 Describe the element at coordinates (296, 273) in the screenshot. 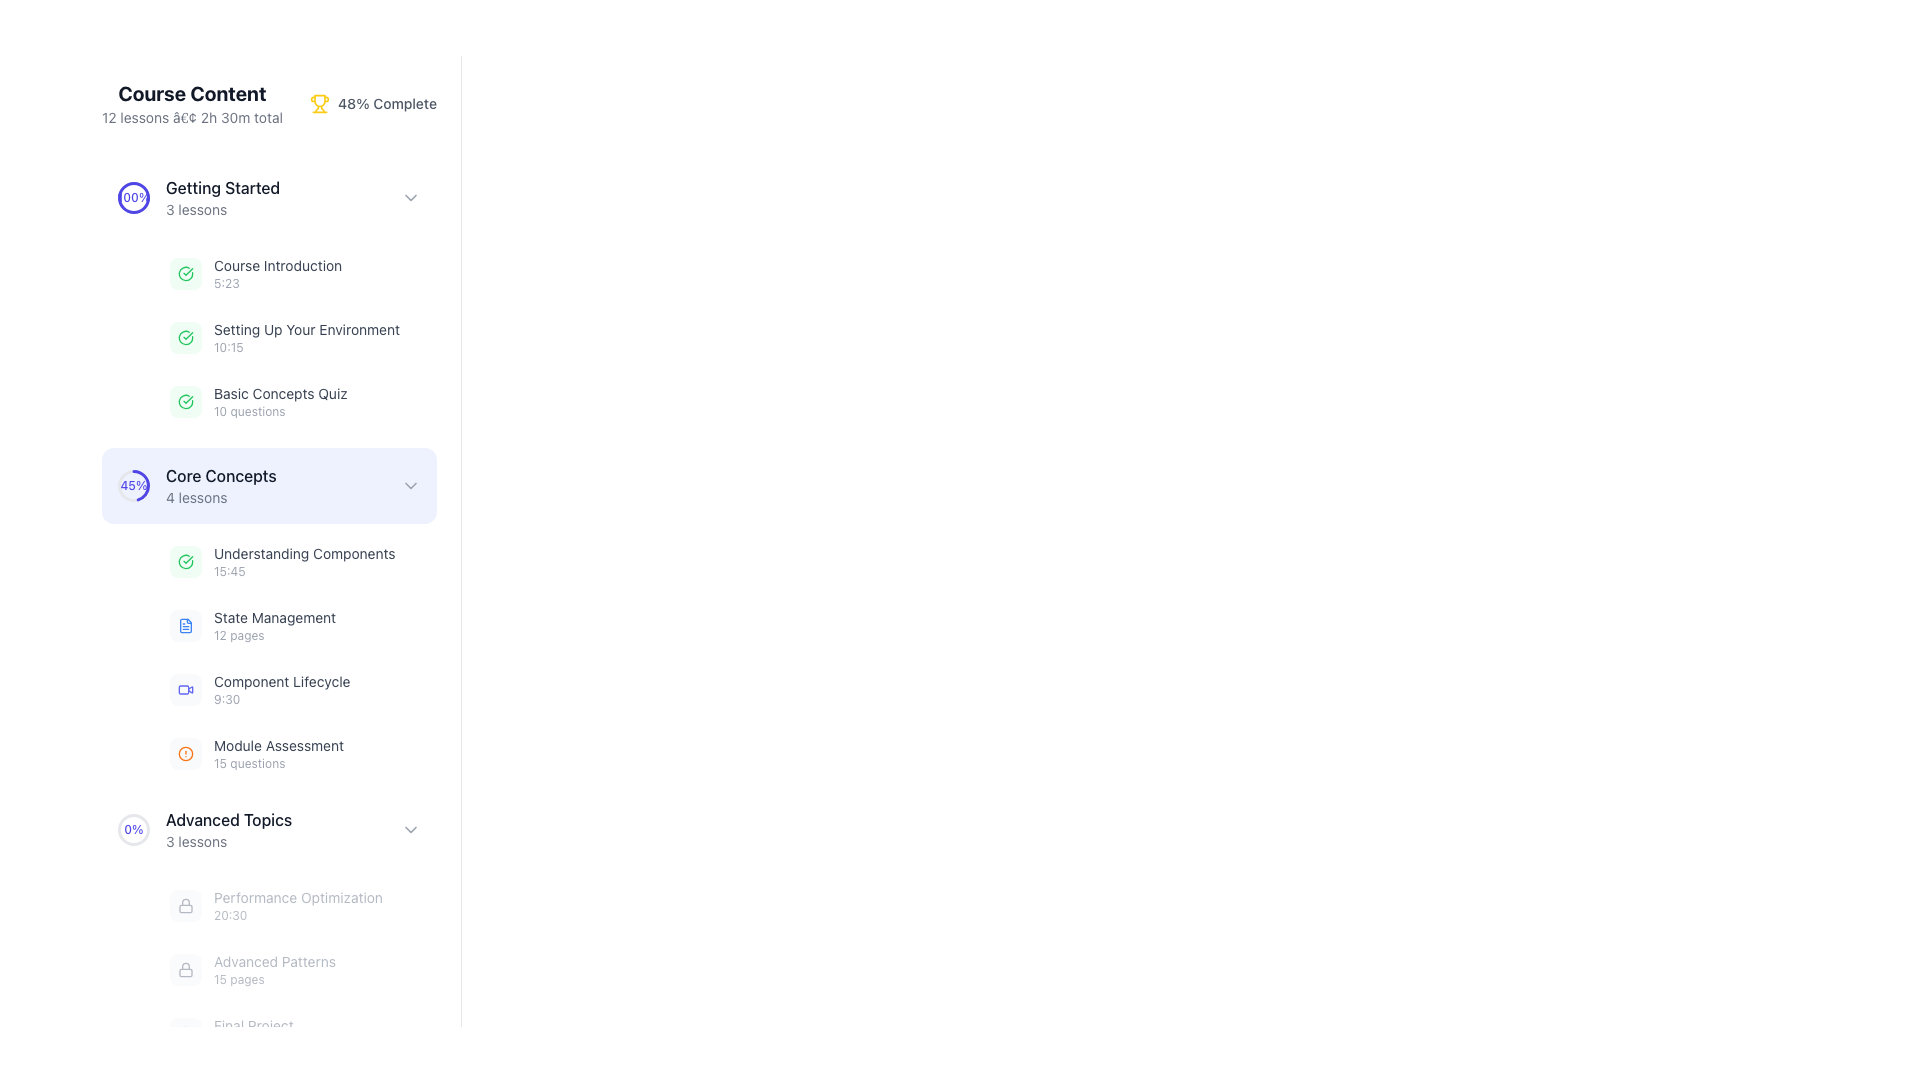

I see `on the first clickable list item in the 'Getting Started' section with the text 'Course Introduction'` at that location.